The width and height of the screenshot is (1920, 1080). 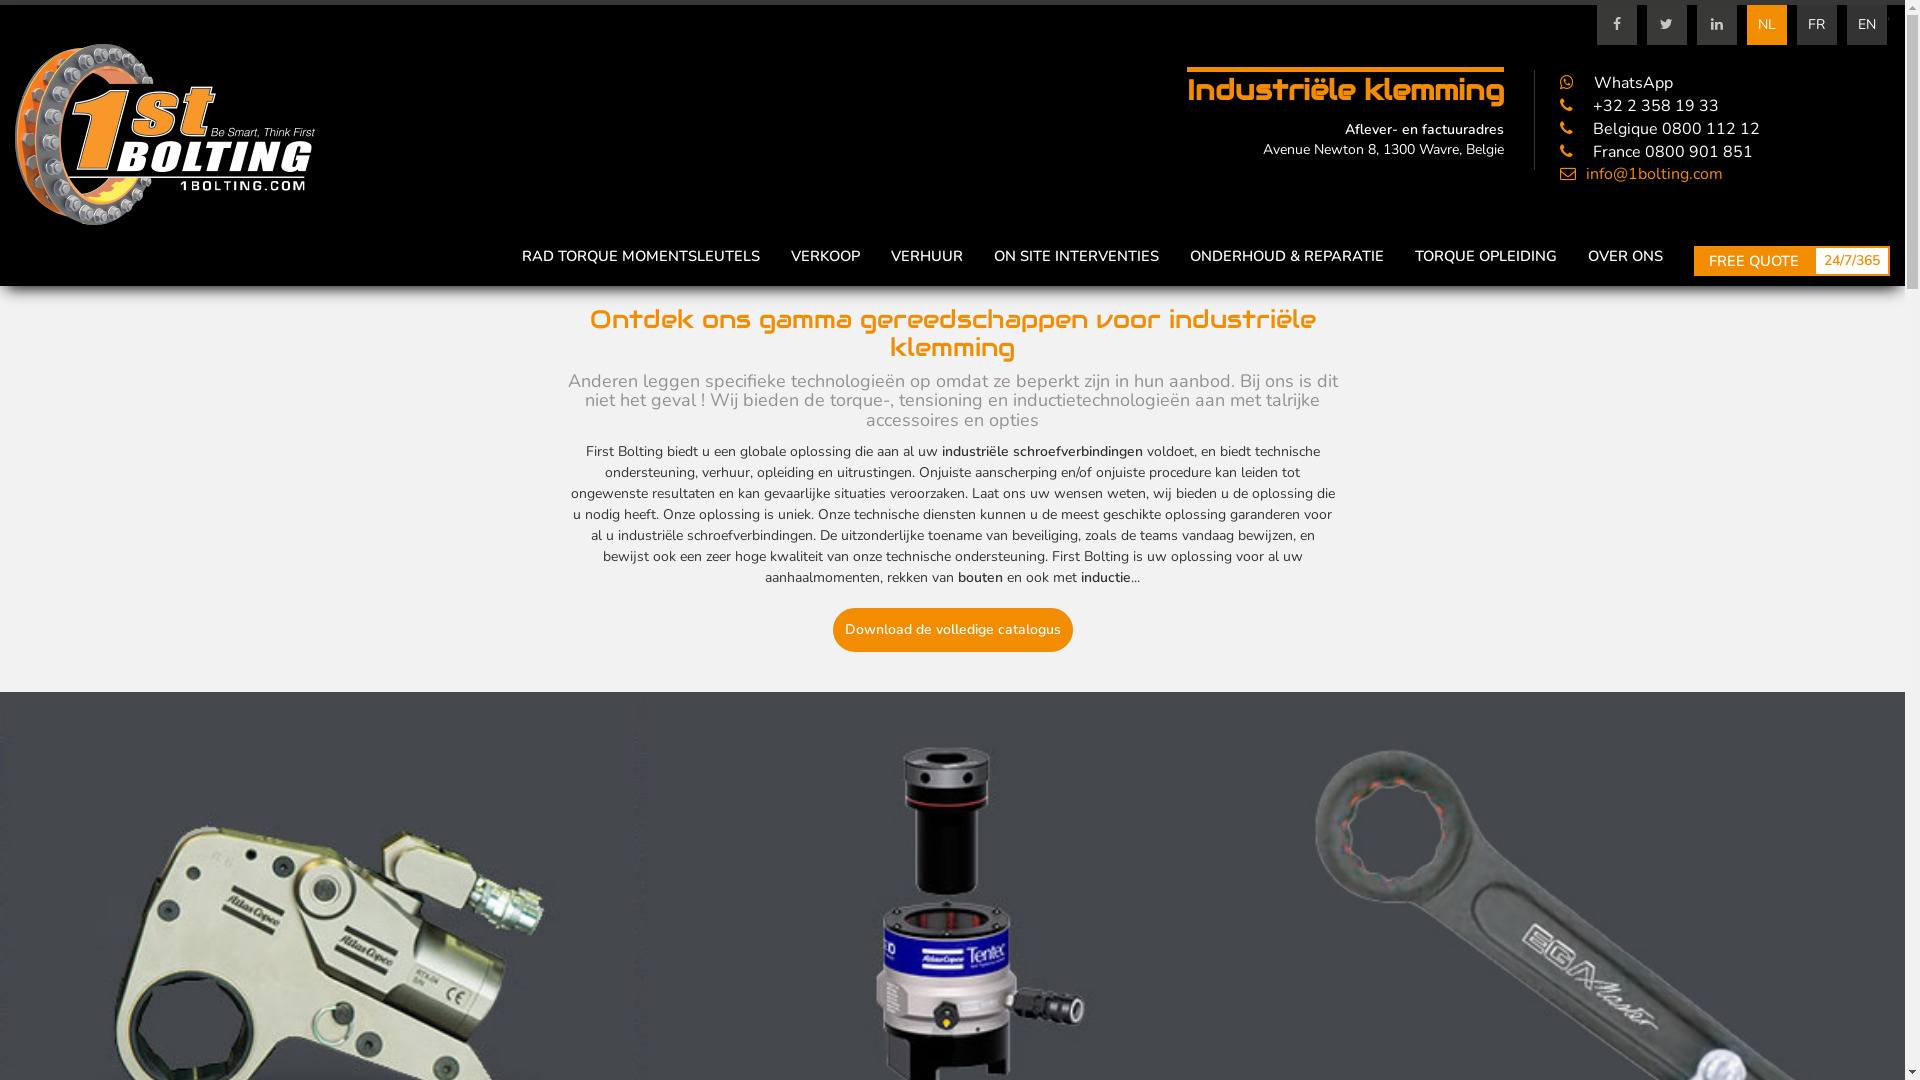 What do you see at coordinates (1656, 150) in the screenshot?
I see `'France 0800 901 851'` at bounding box center [1656, 150].